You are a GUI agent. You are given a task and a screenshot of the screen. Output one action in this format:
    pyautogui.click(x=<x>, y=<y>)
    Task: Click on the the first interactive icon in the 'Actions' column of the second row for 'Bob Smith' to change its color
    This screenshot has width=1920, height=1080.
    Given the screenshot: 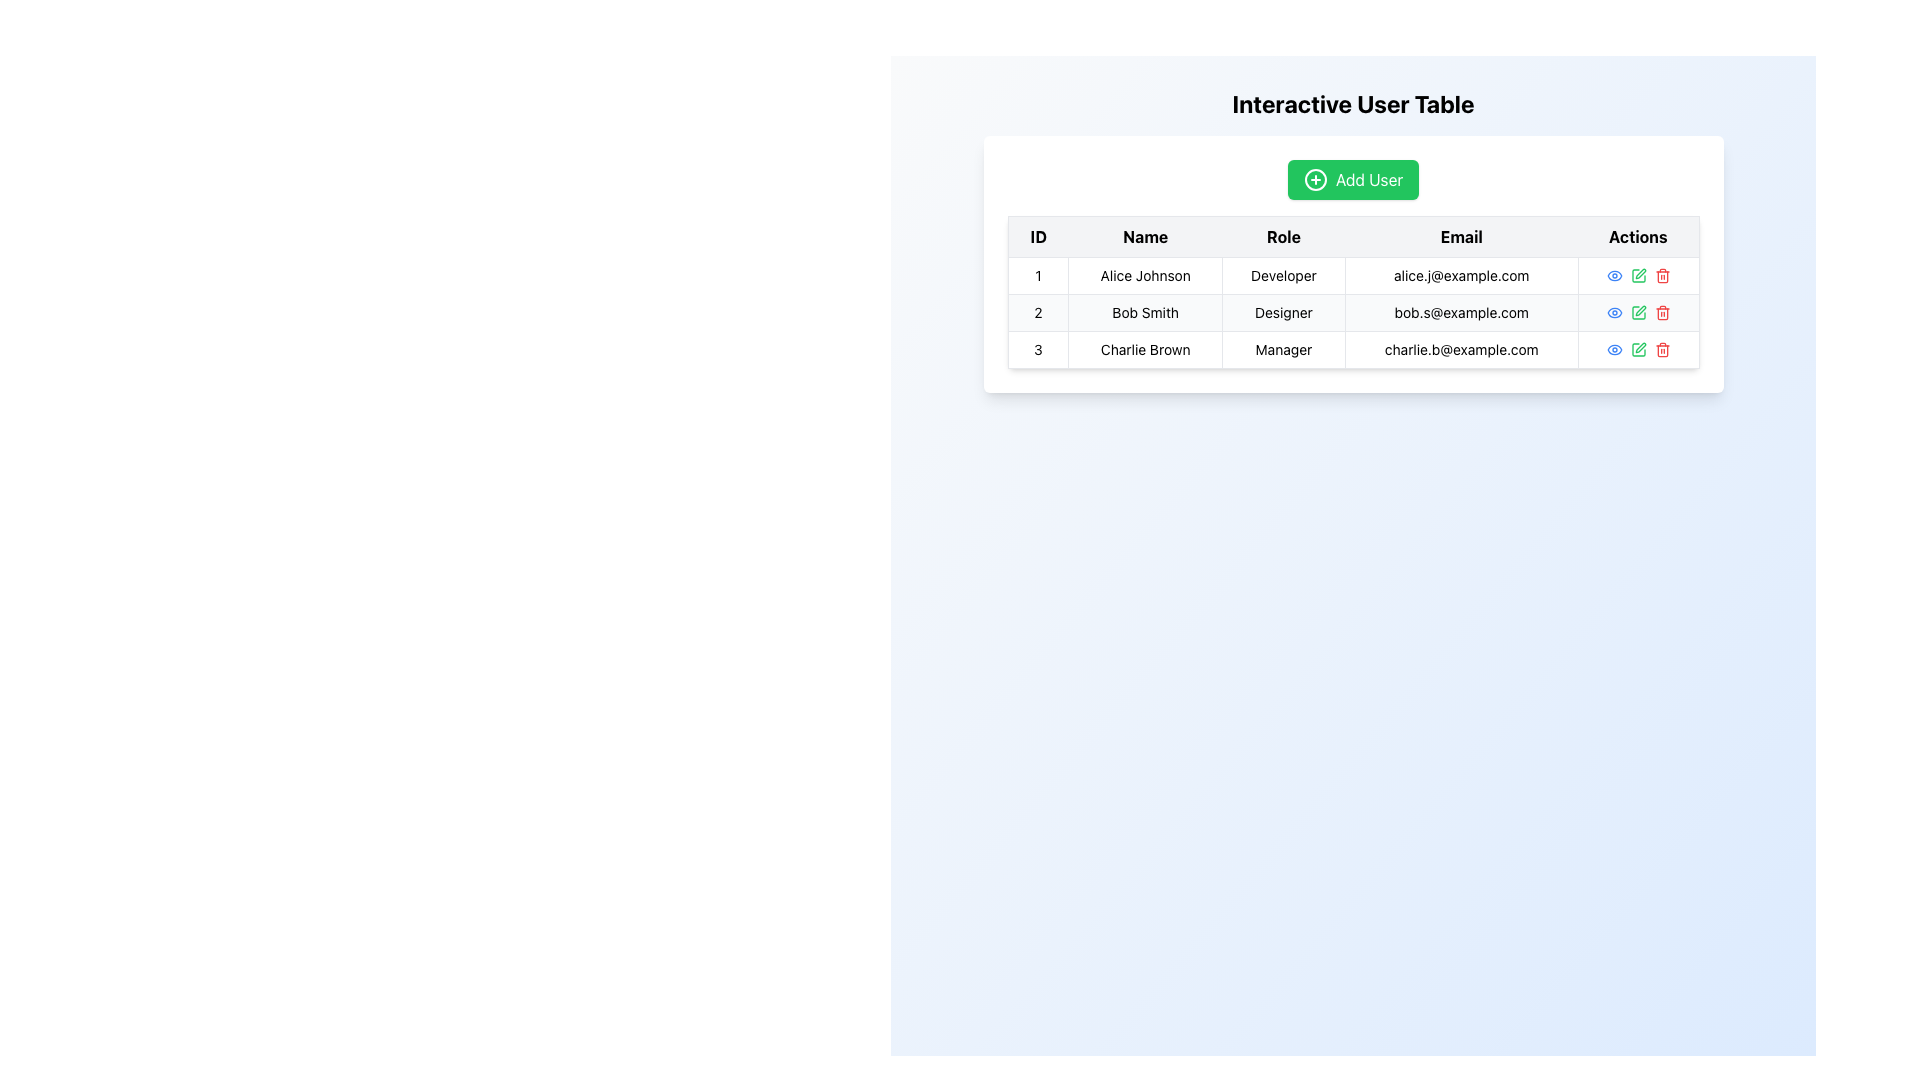 What is the action you would take?
    pyautogui.click(x=1614, y=312)
    